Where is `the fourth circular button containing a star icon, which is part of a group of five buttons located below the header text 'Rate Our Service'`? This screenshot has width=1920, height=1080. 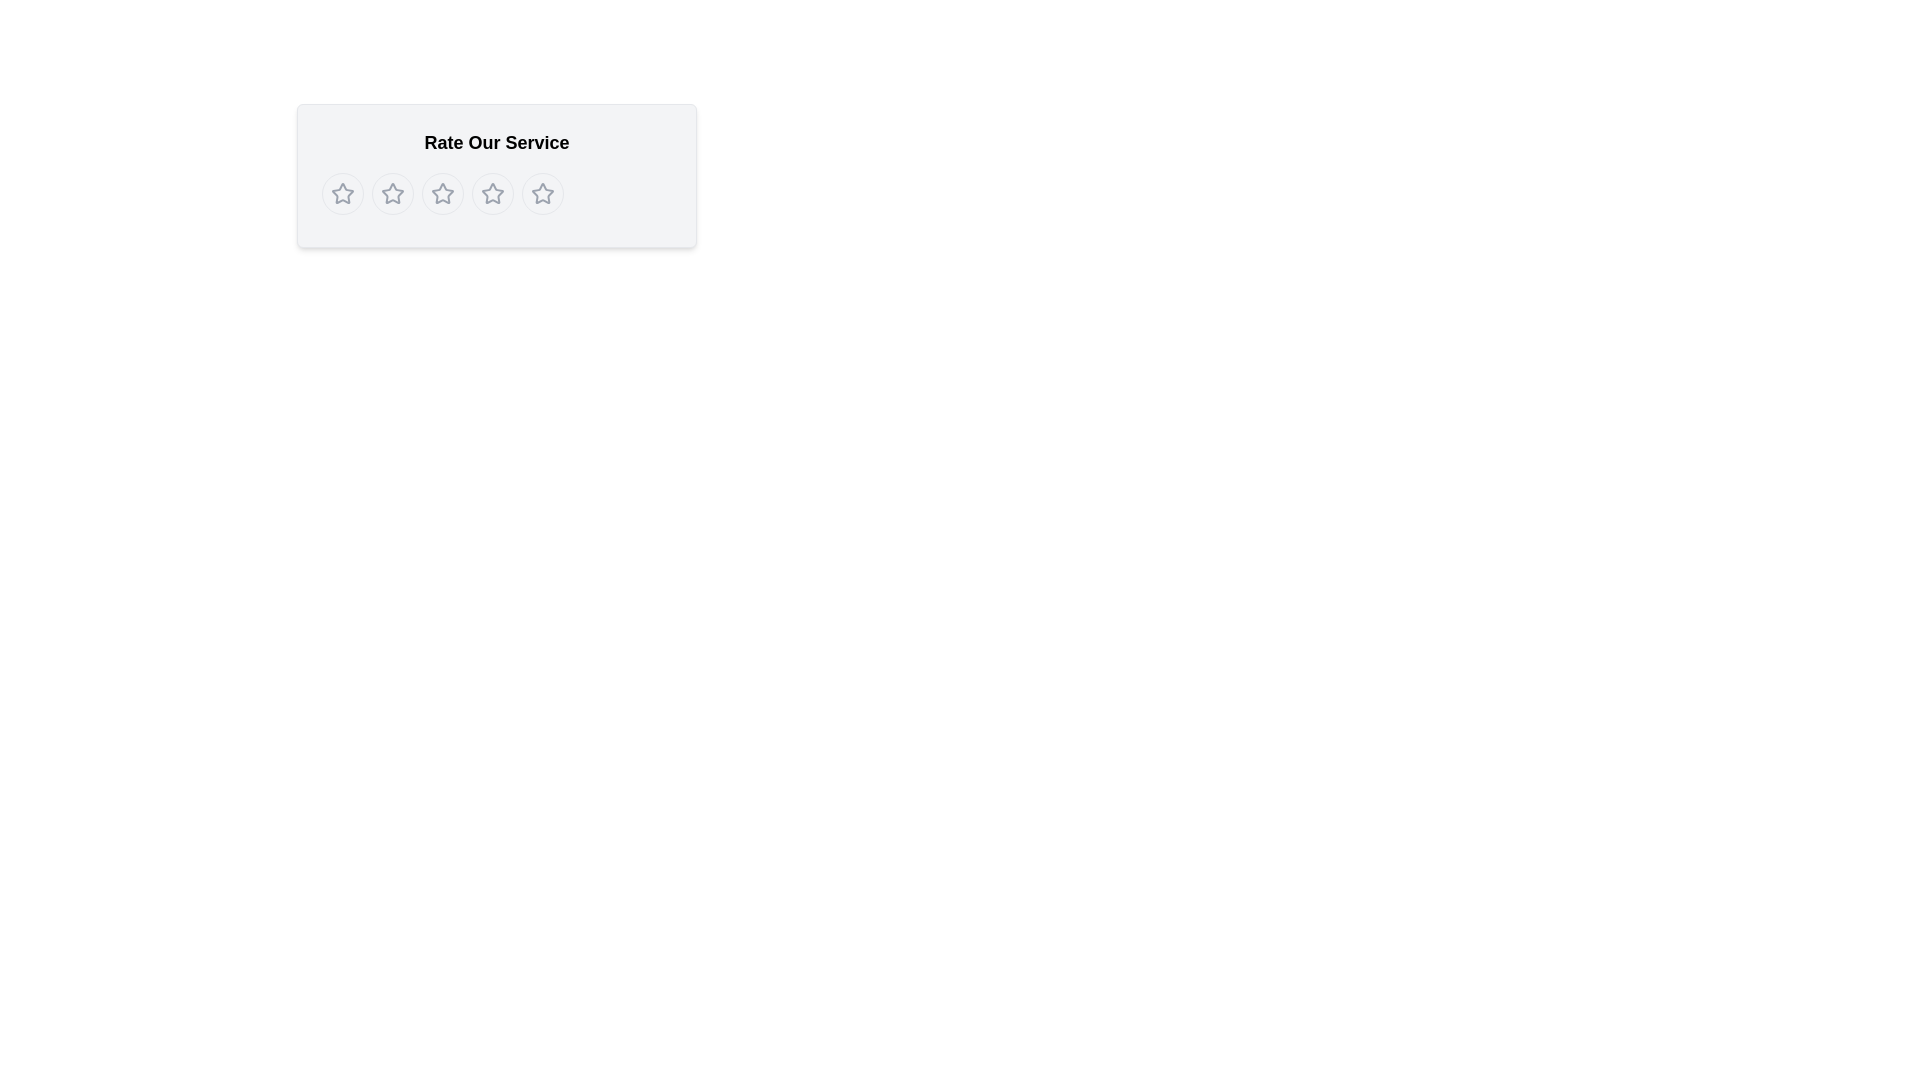 the fourth circular button containing a star icon, which is part of a group of five buttons located below the header text 'Rate Our Service' is located at coordinates (497, 193).